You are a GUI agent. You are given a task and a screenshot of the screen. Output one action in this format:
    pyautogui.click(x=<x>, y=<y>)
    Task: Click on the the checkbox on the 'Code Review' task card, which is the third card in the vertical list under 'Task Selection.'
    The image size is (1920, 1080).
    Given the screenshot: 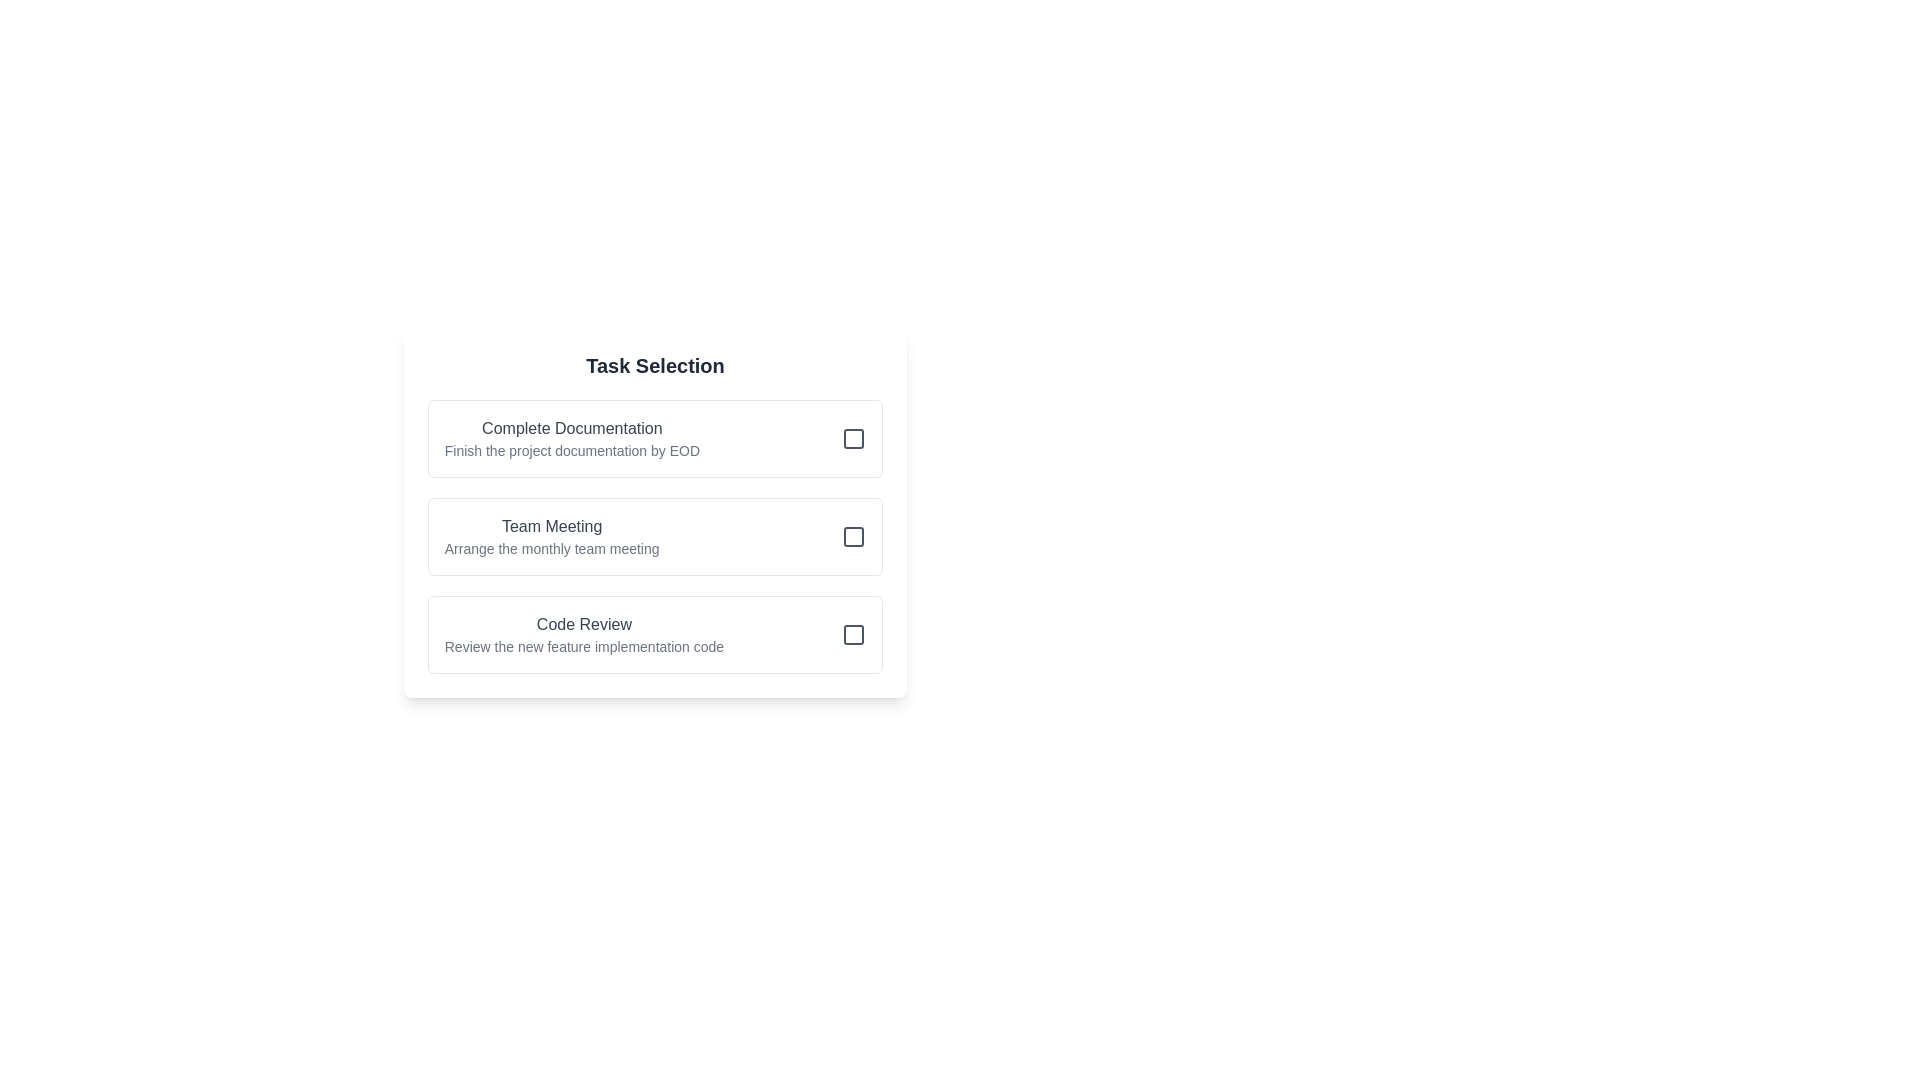 What is the action you would take?
    pyautogui.click(x=655, y=635)
    